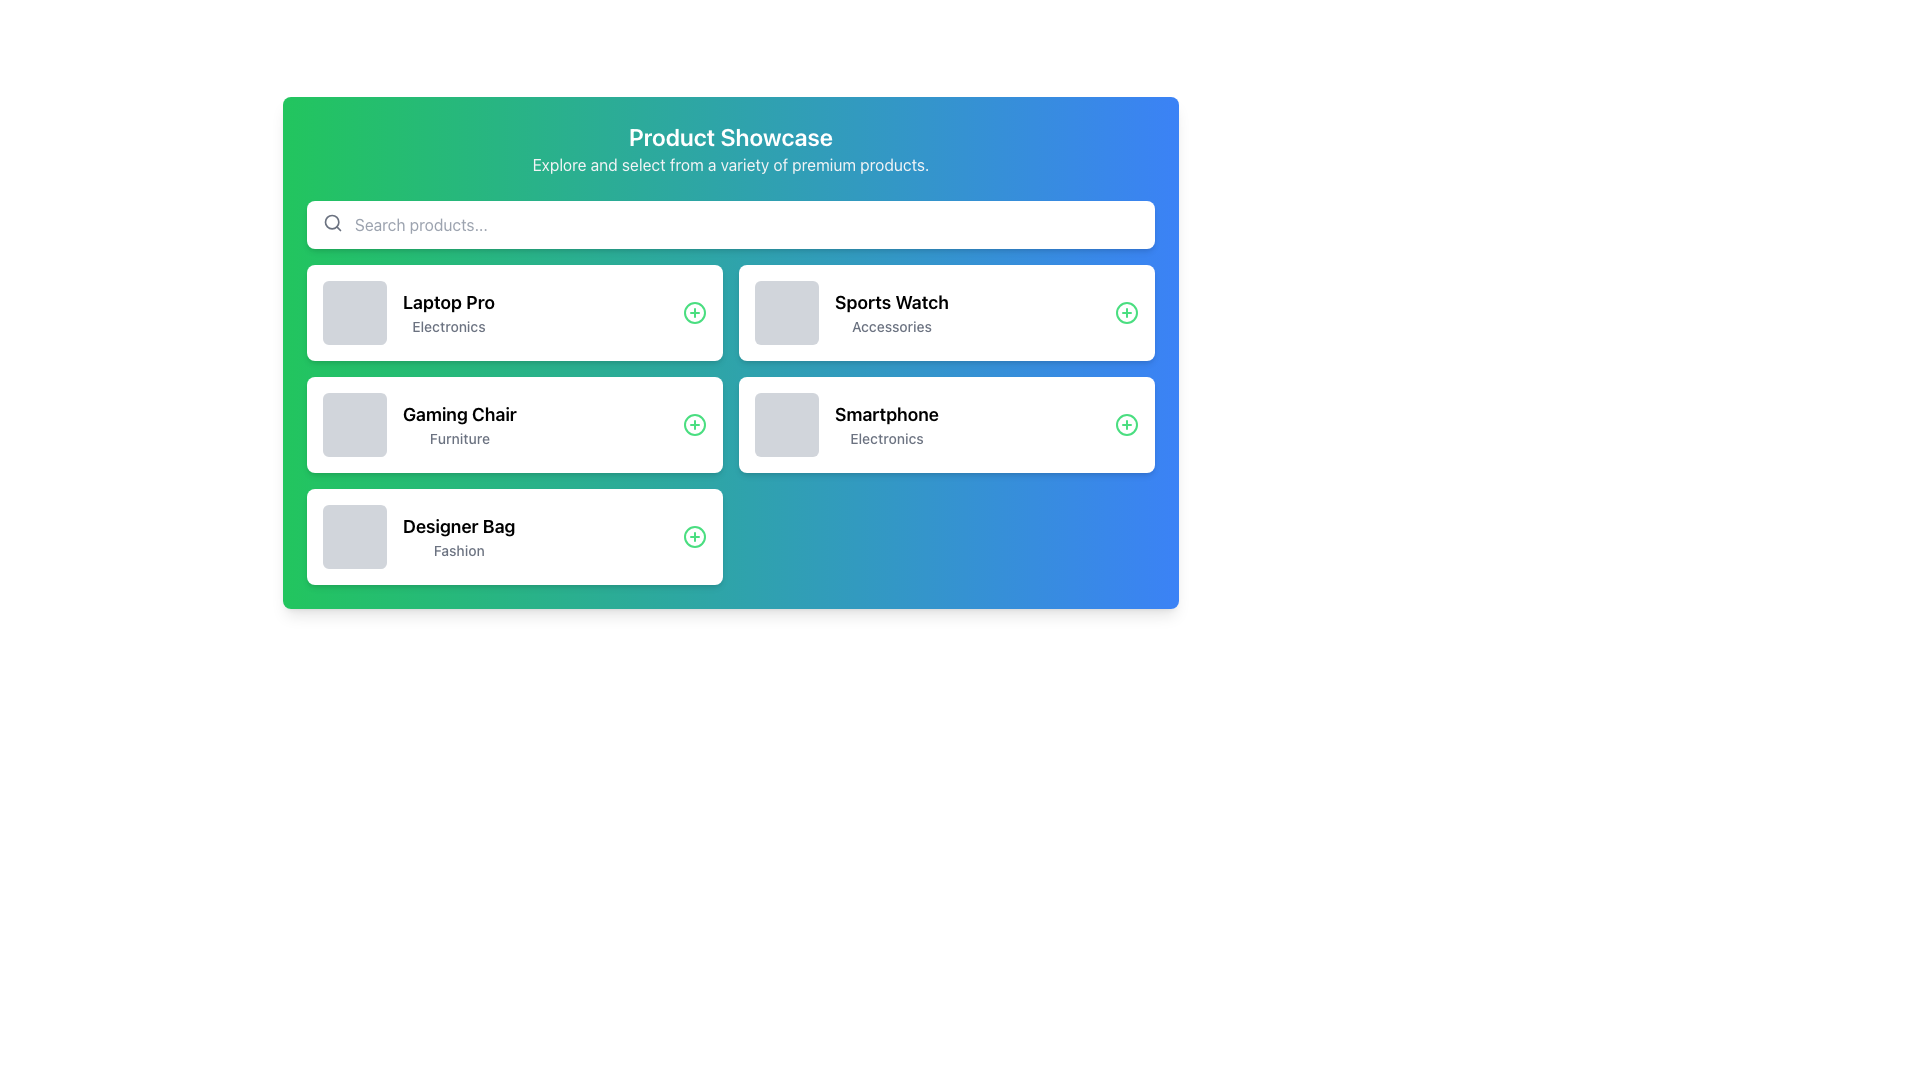 Image resolution: width=1920 pixels, height=1080 pixels. Describe the element at coordinates (514, 312) in the screenshot. I see `the '+' button on the Clickable Product Card for 'Laptop Pro' in the Electronics category` at that location.